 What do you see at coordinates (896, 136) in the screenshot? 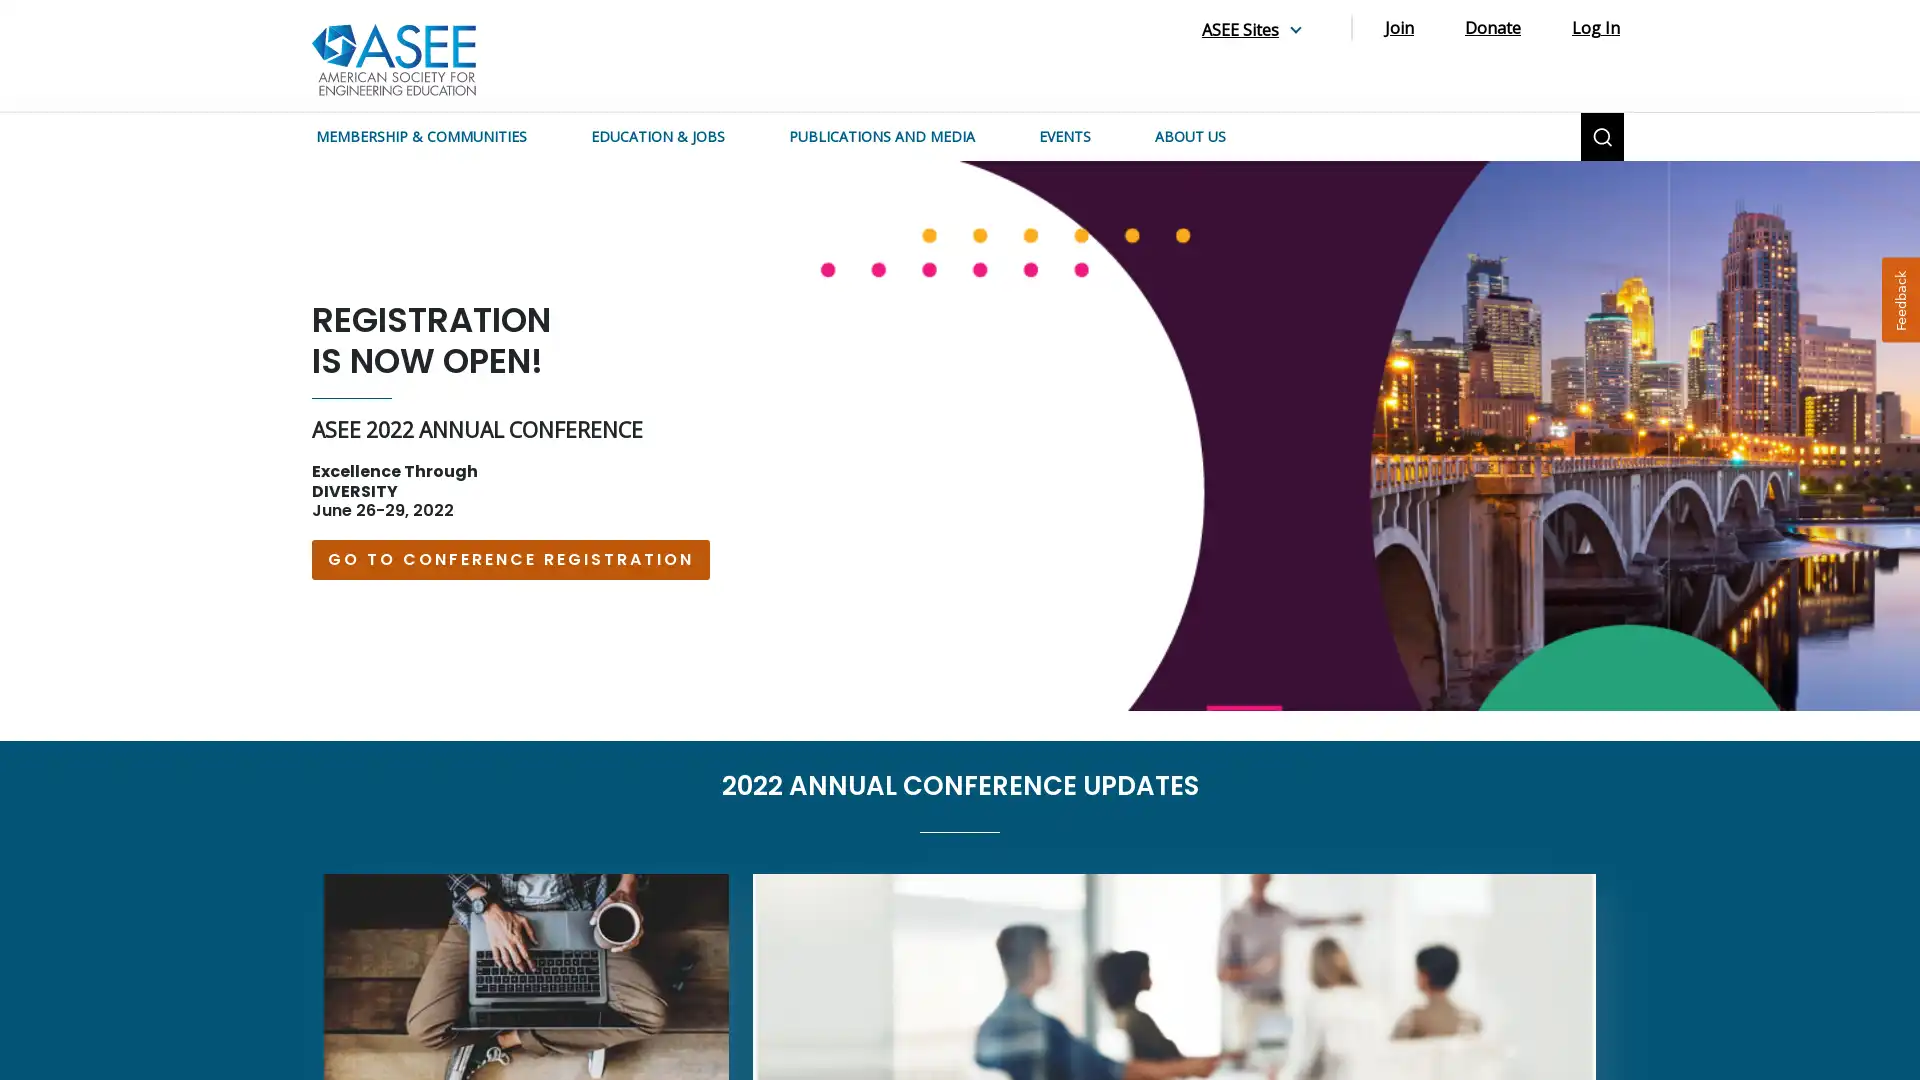
I see `PUBLICATIONS AND MEDIA` at bounding box center [896, 136].